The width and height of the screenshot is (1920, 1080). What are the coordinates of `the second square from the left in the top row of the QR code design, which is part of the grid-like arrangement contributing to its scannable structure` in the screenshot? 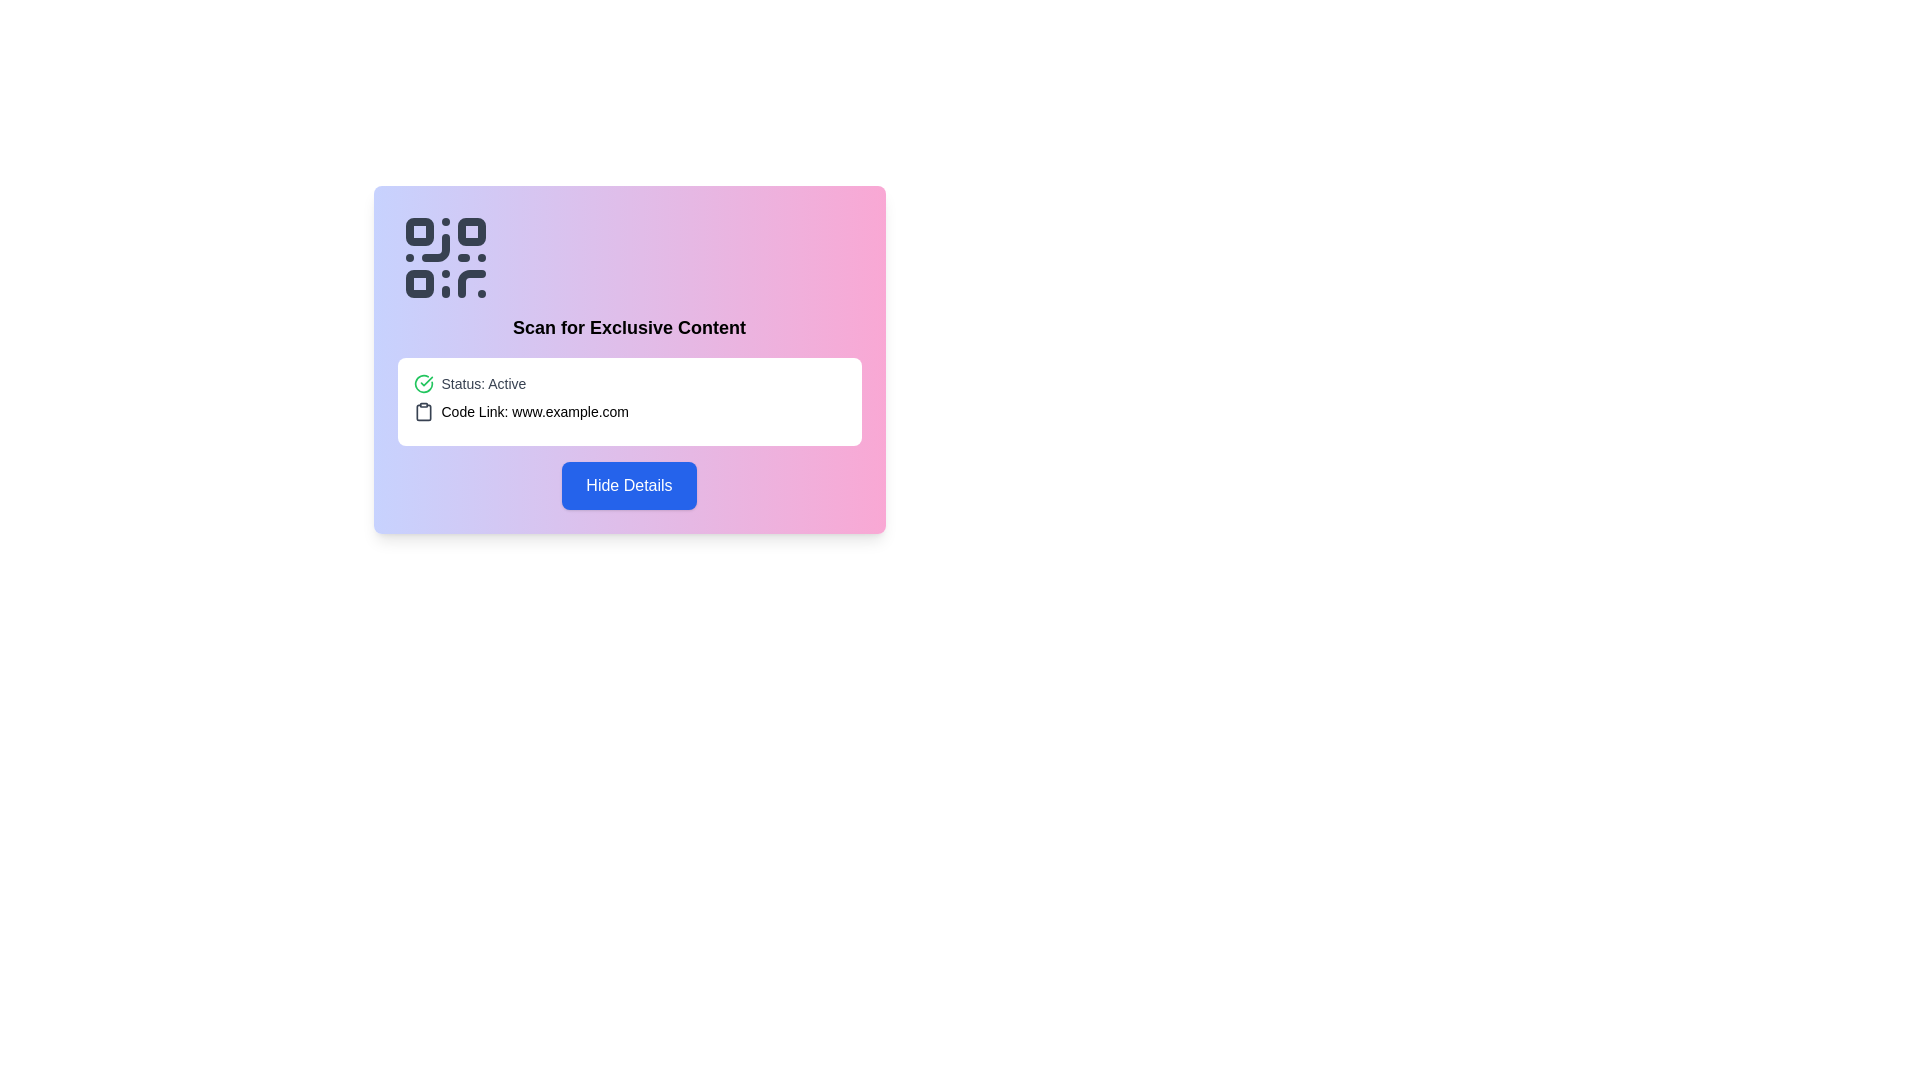 It's located at (470, 230).